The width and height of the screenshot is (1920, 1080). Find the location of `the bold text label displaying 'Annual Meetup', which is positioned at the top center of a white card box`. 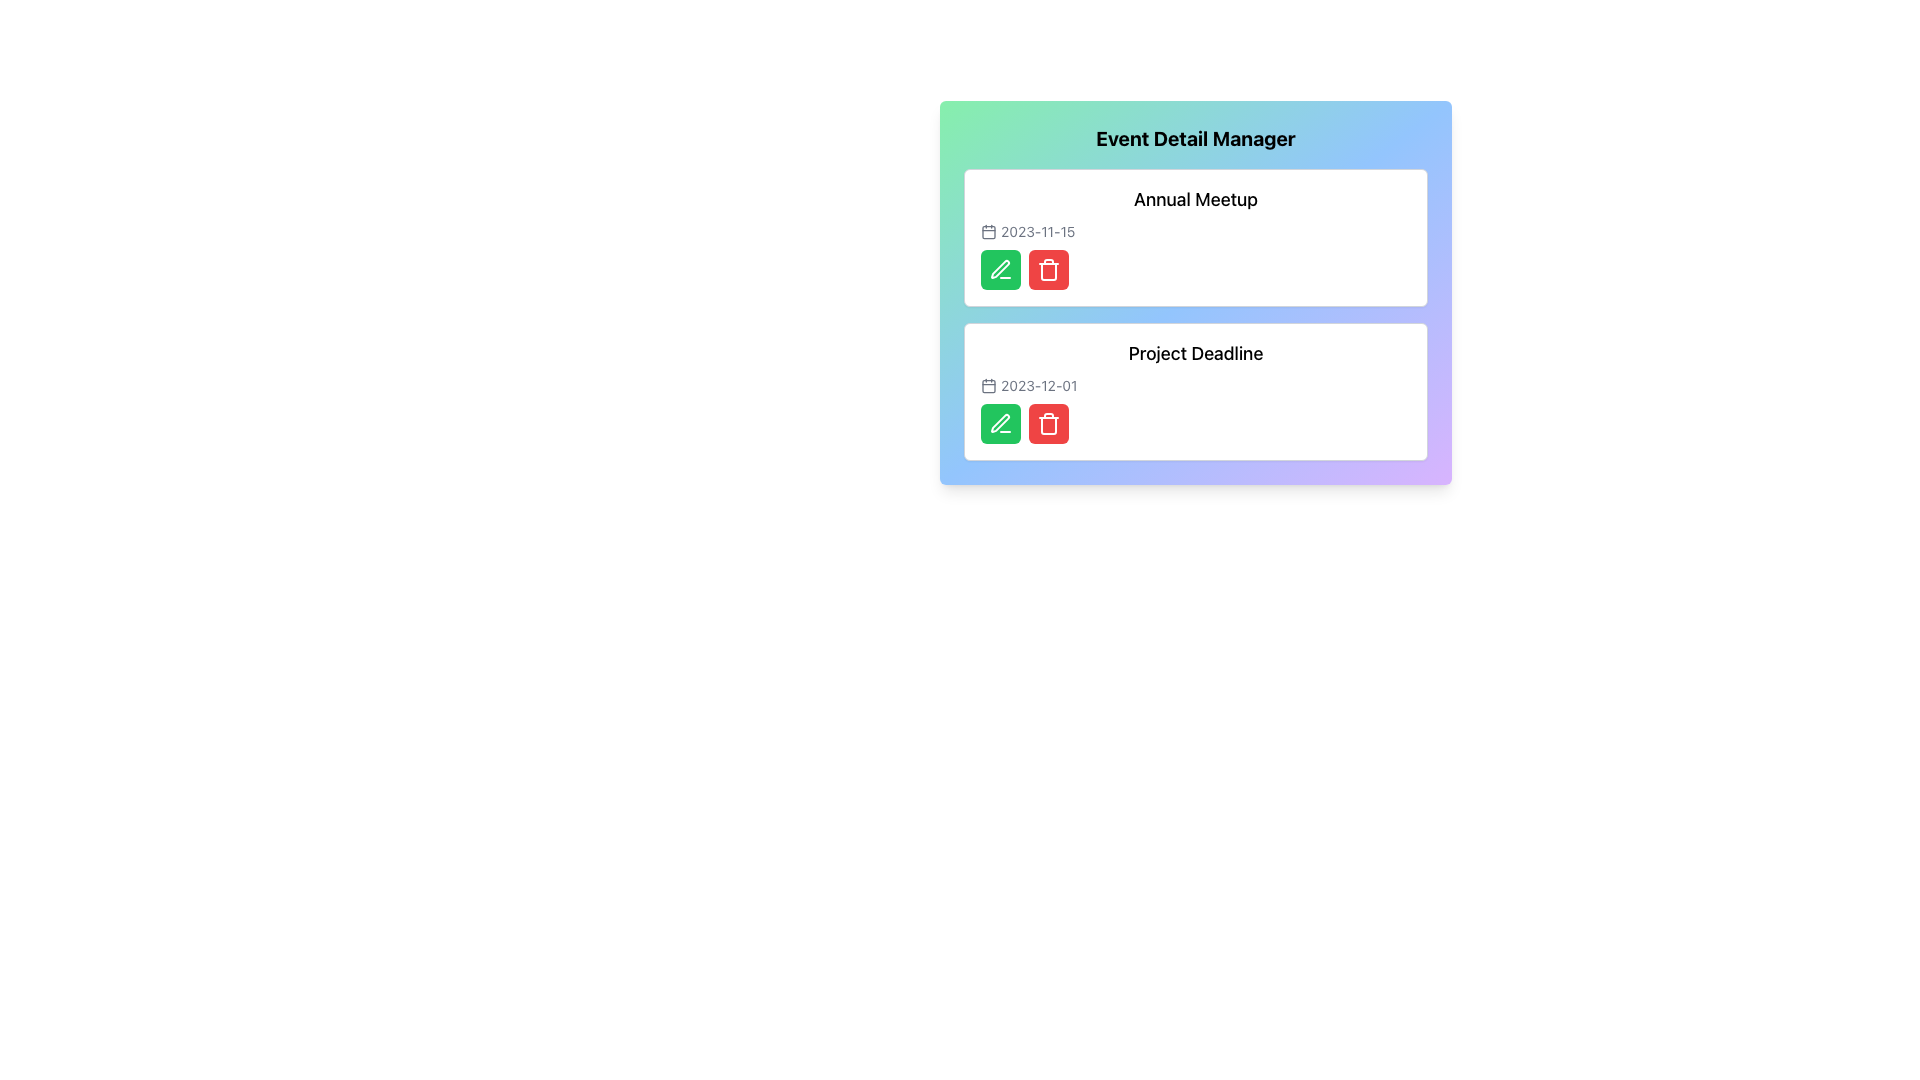

the bold text label displaying 'Annual Meetup', which is positioned at the top center of a white card box is located at coordinates (1195, 200).